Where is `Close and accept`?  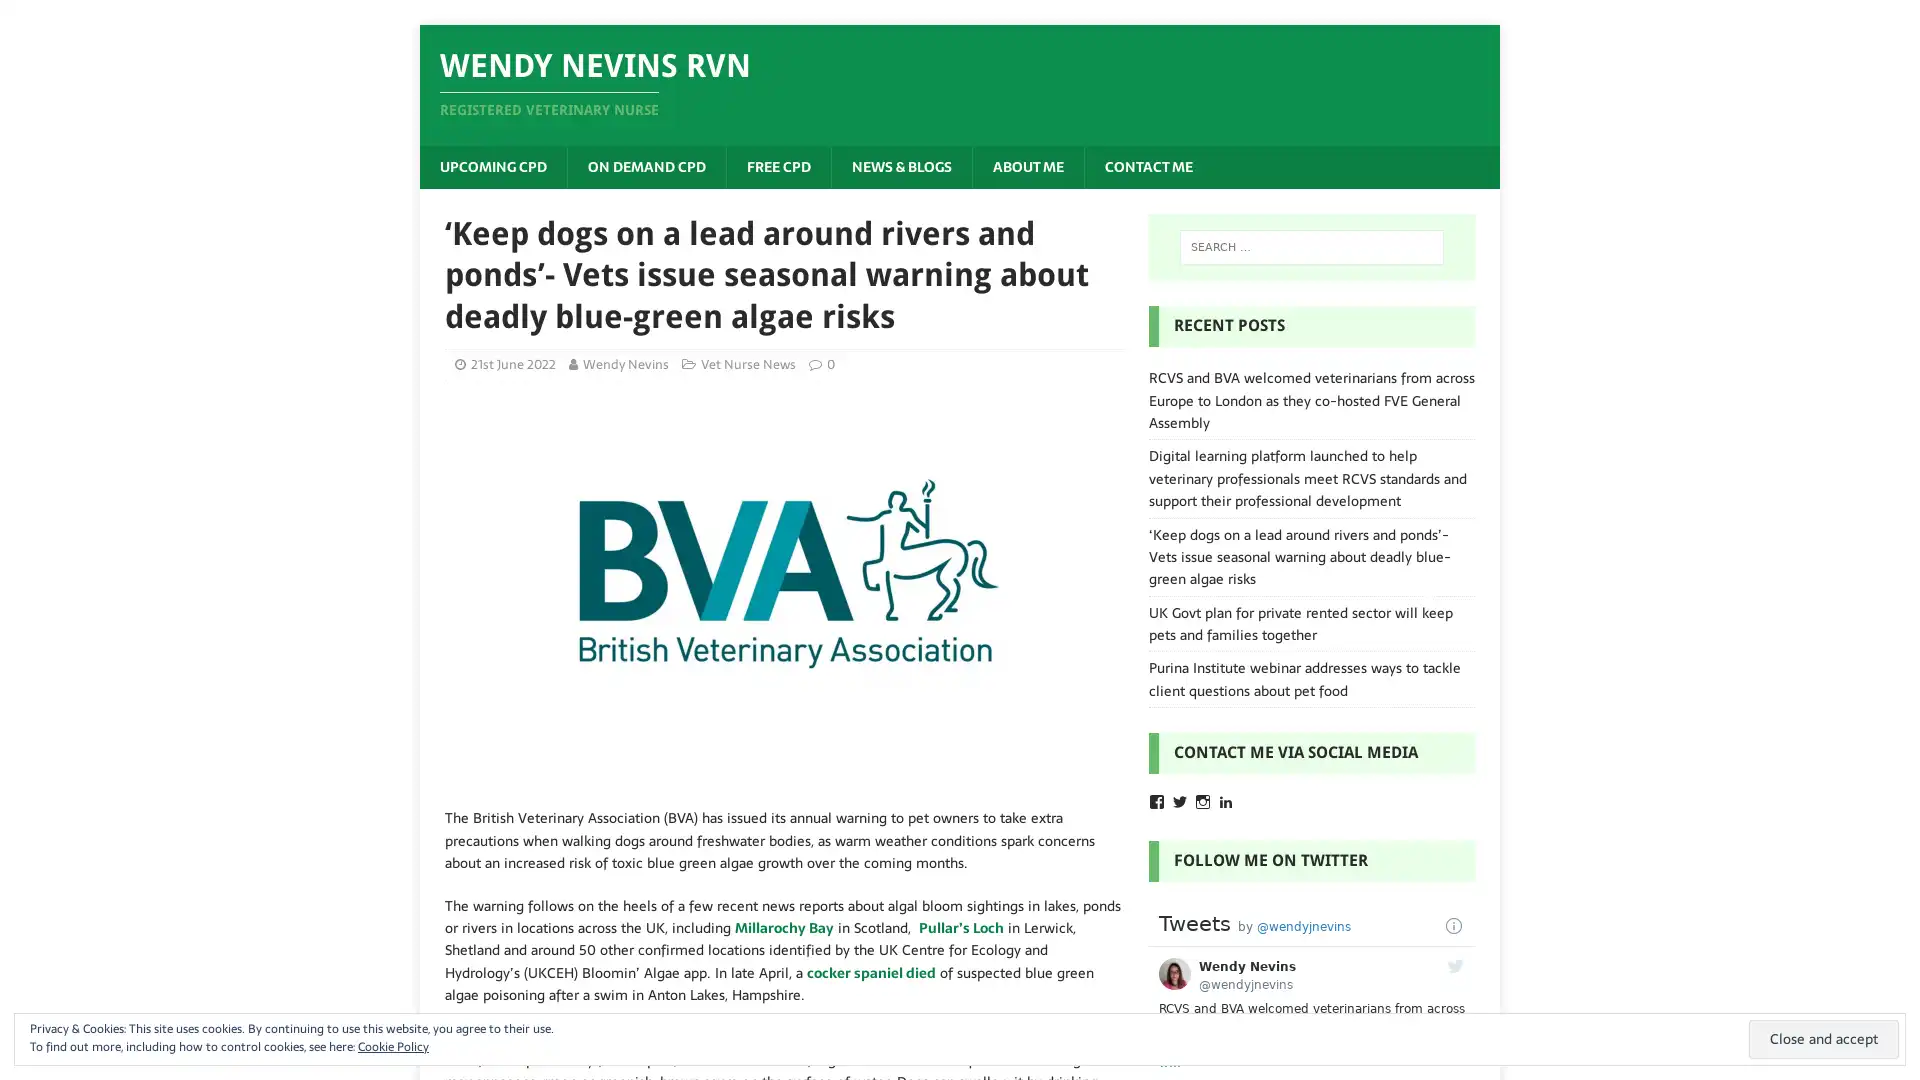 Close and accept is located at coordinates (1824, 1038).